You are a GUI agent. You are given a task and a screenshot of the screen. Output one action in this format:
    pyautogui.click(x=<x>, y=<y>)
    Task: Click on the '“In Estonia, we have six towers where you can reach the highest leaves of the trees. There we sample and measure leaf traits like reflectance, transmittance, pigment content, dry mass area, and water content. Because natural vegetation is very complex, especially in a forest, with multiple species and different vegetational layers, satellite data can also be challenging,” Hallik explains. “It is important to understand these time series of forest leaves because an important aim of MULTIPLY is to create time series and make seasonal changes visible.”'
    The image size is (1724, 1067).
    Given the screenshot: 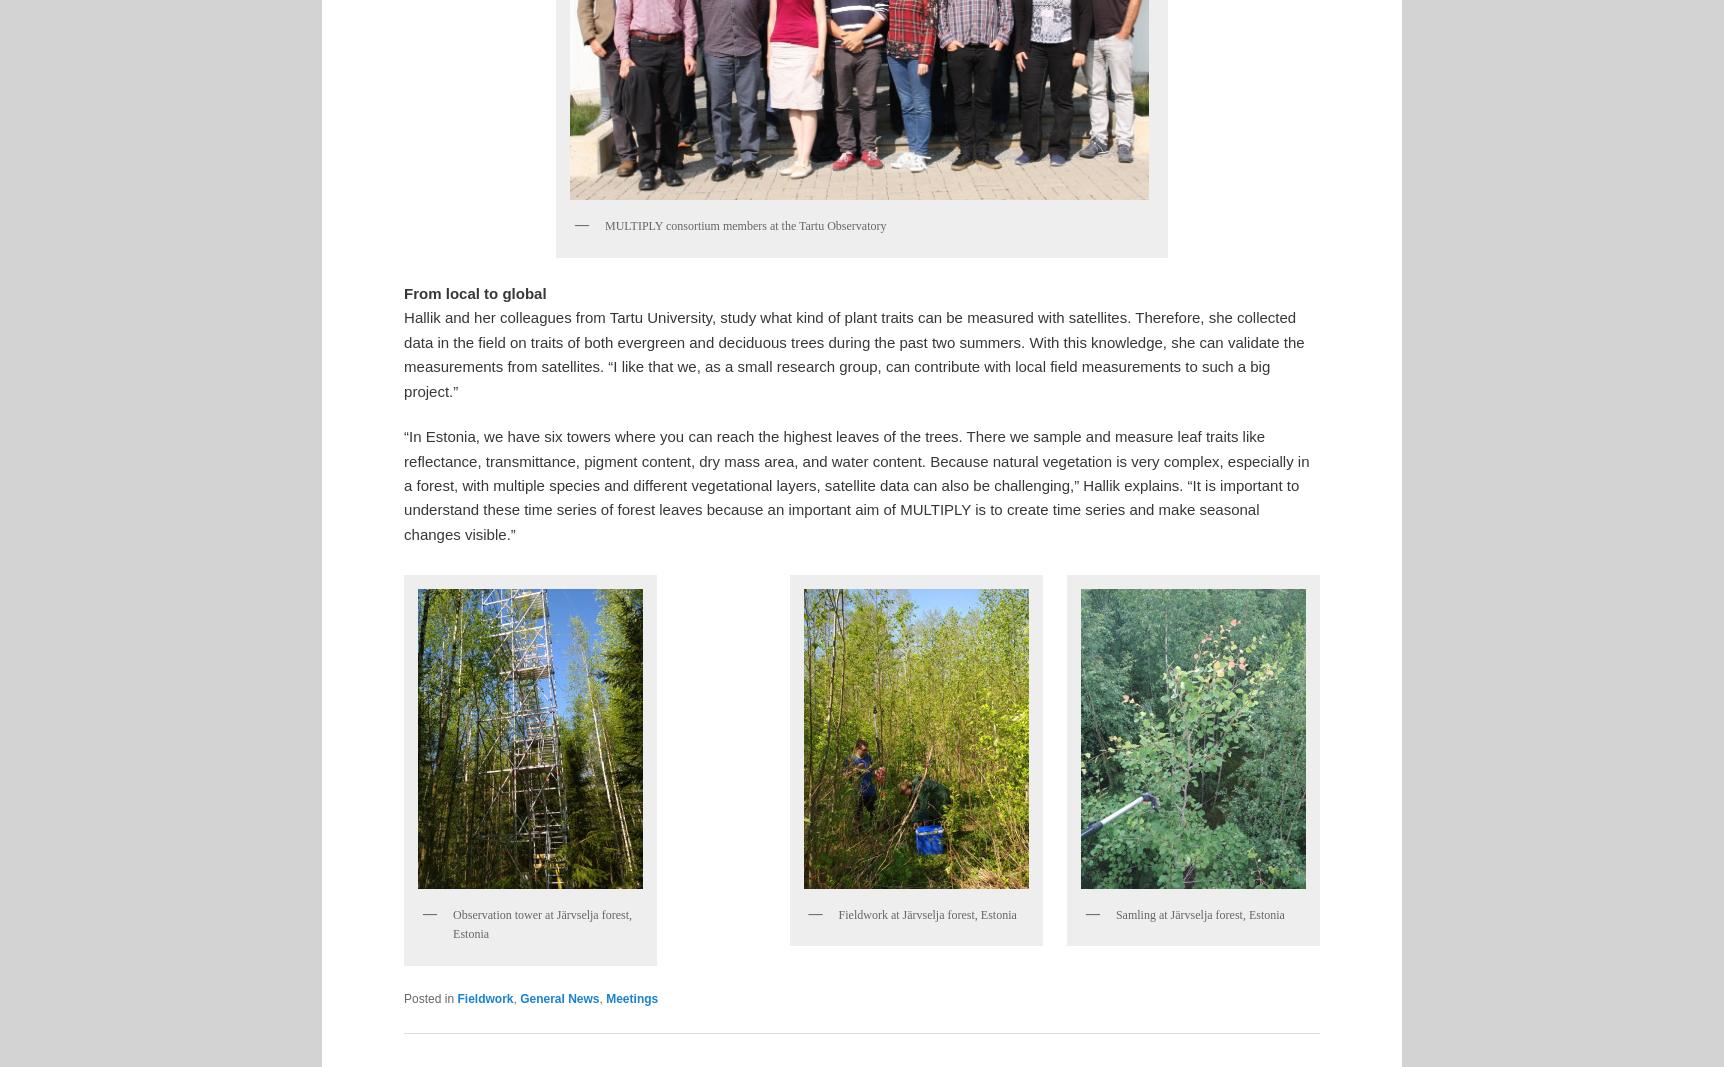 What is the action you would take?
    pyautogui.click(x=855, y=483)
    